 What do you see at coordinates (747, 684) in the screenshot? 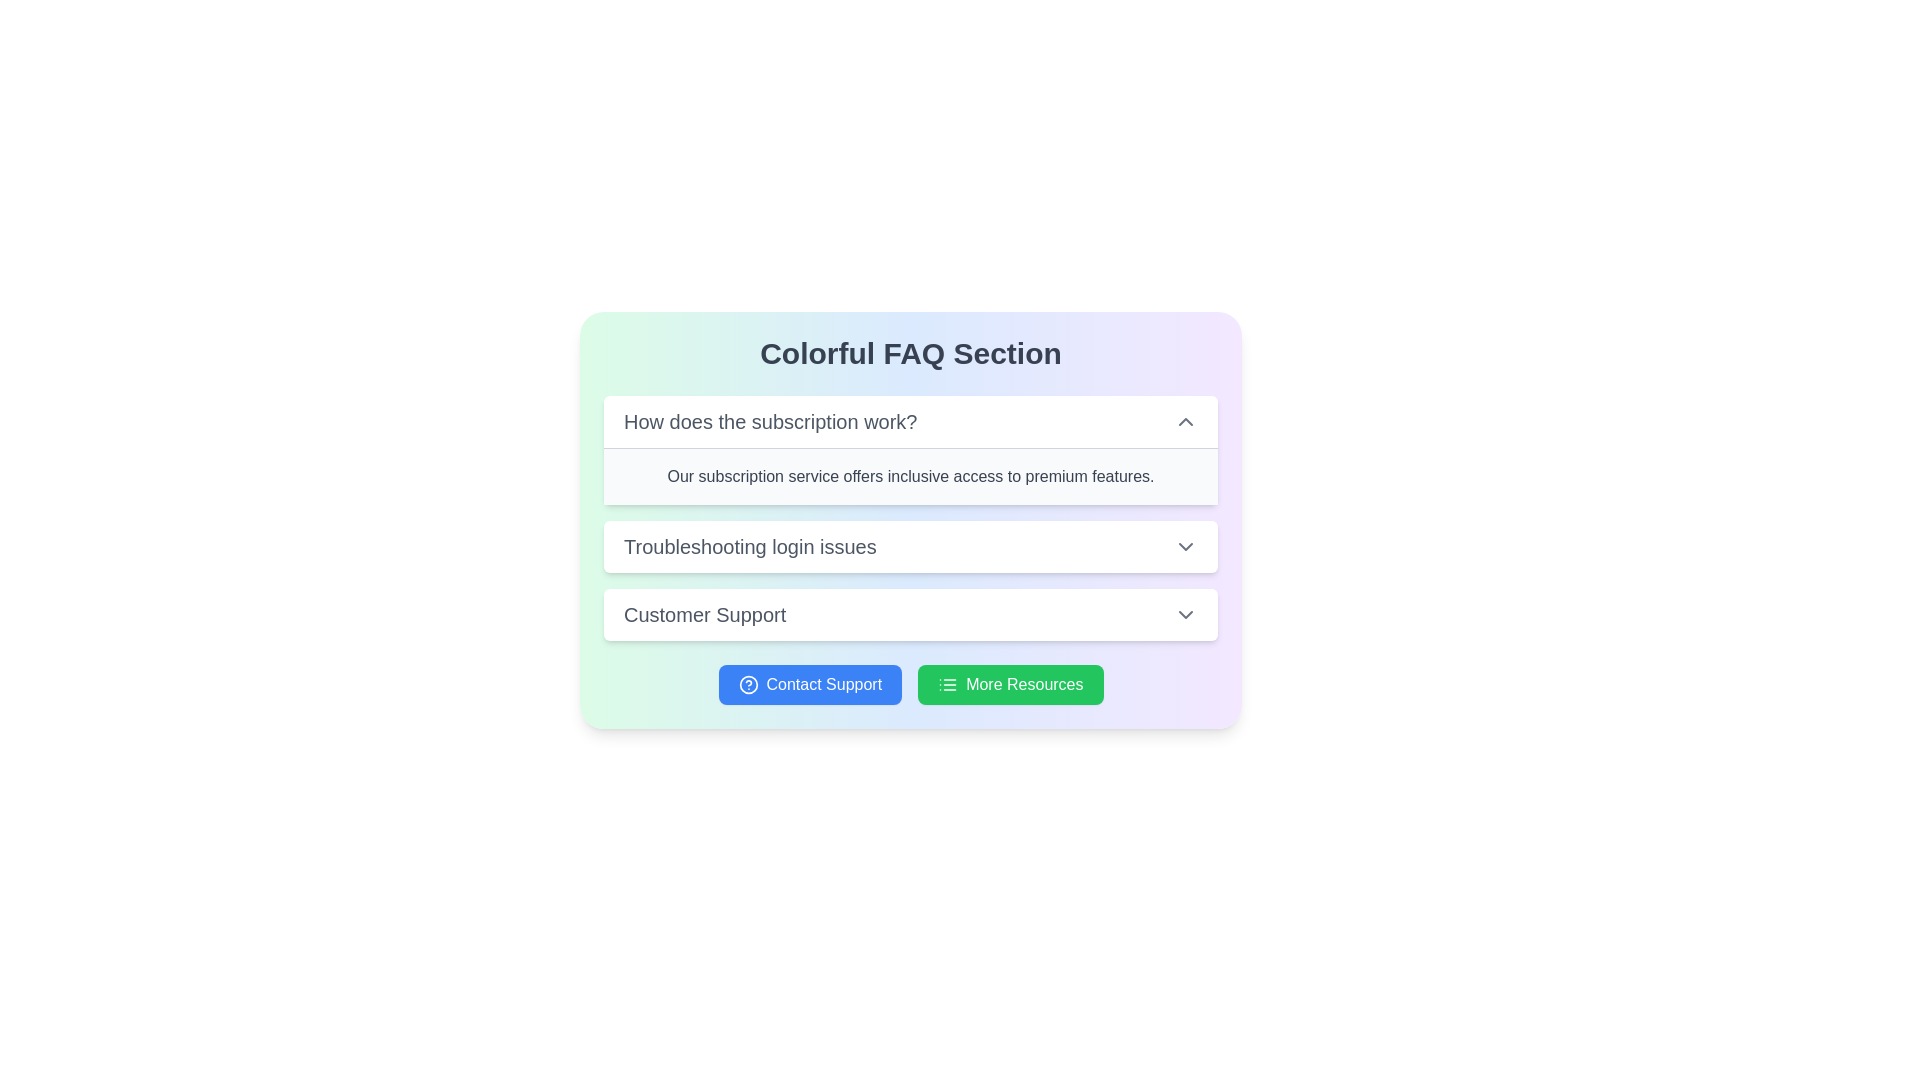
I see `the help icon located to the left of the 'Contact Support' button in the FAQ section` at bounding box center [747, 684].